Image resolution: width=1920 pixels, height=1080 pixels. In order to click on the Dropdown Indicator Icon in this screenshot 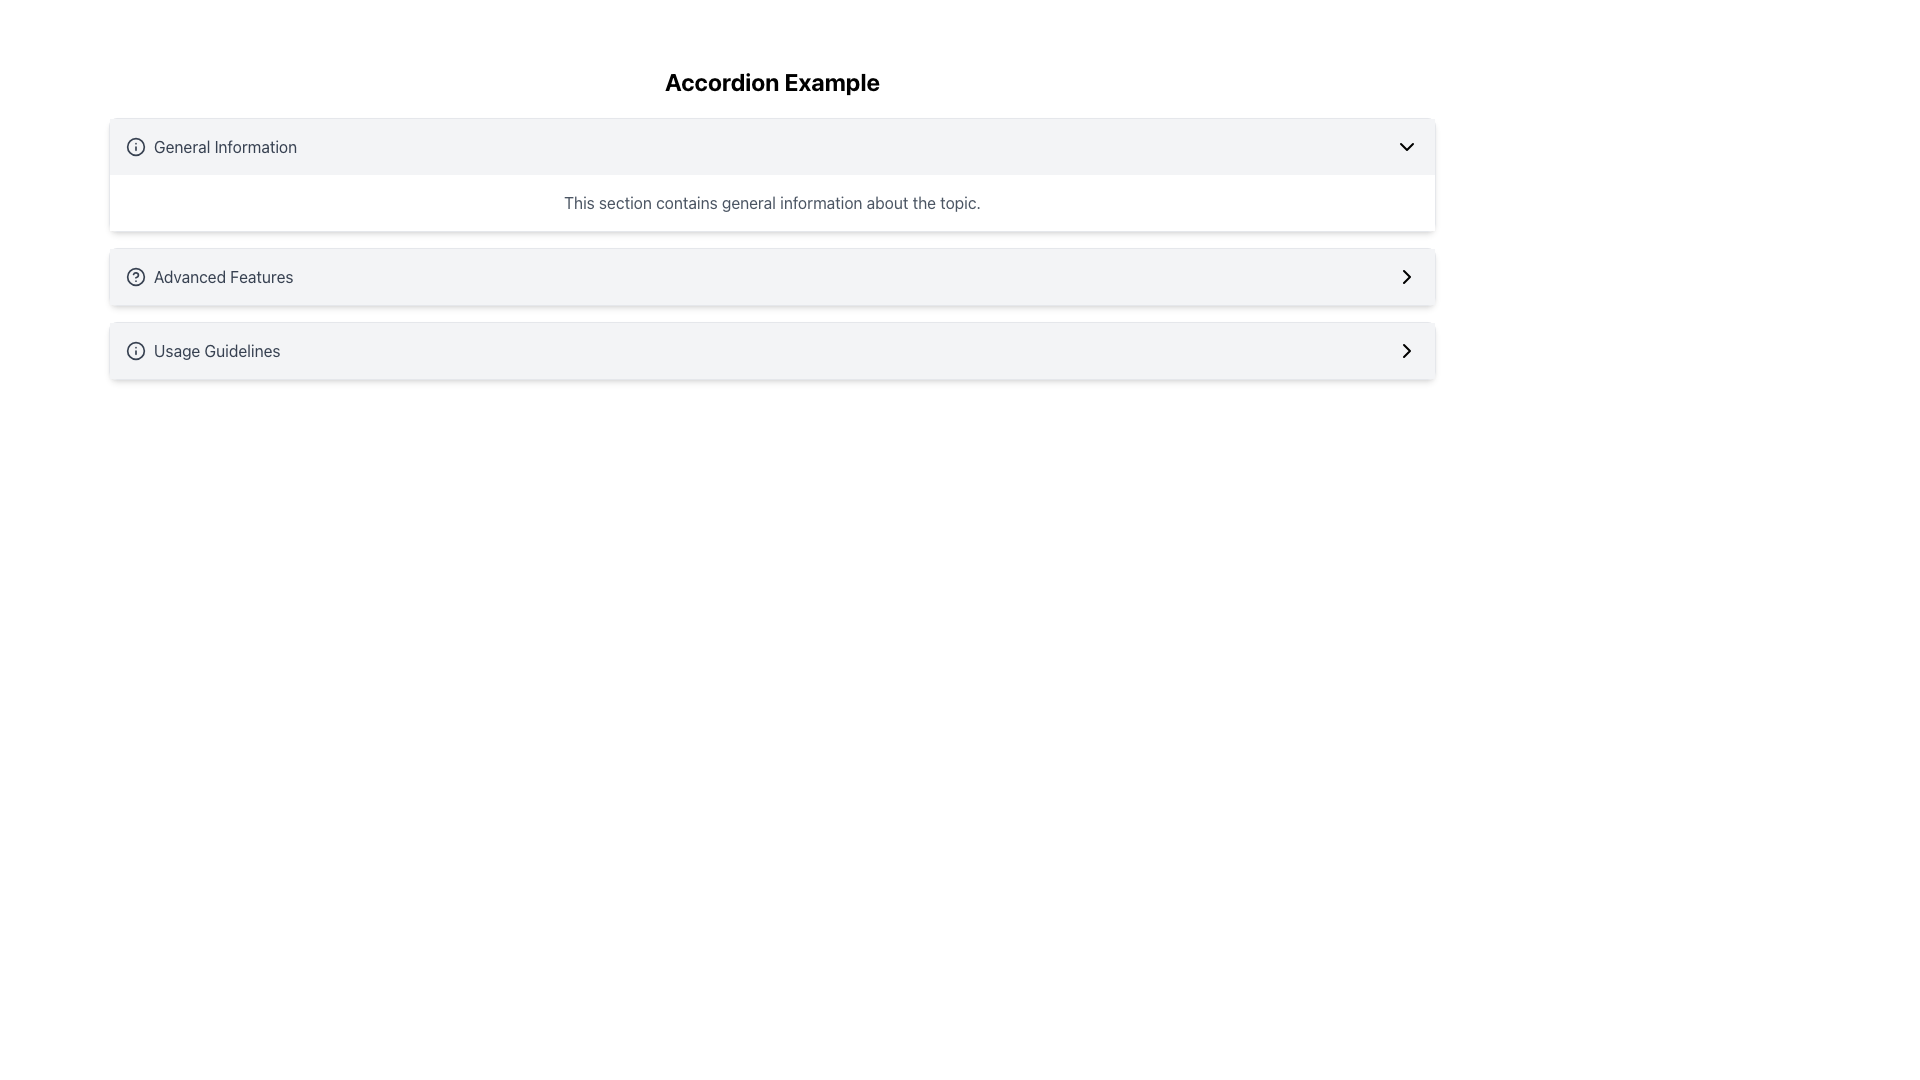, I will do `click(1405, 145)`.